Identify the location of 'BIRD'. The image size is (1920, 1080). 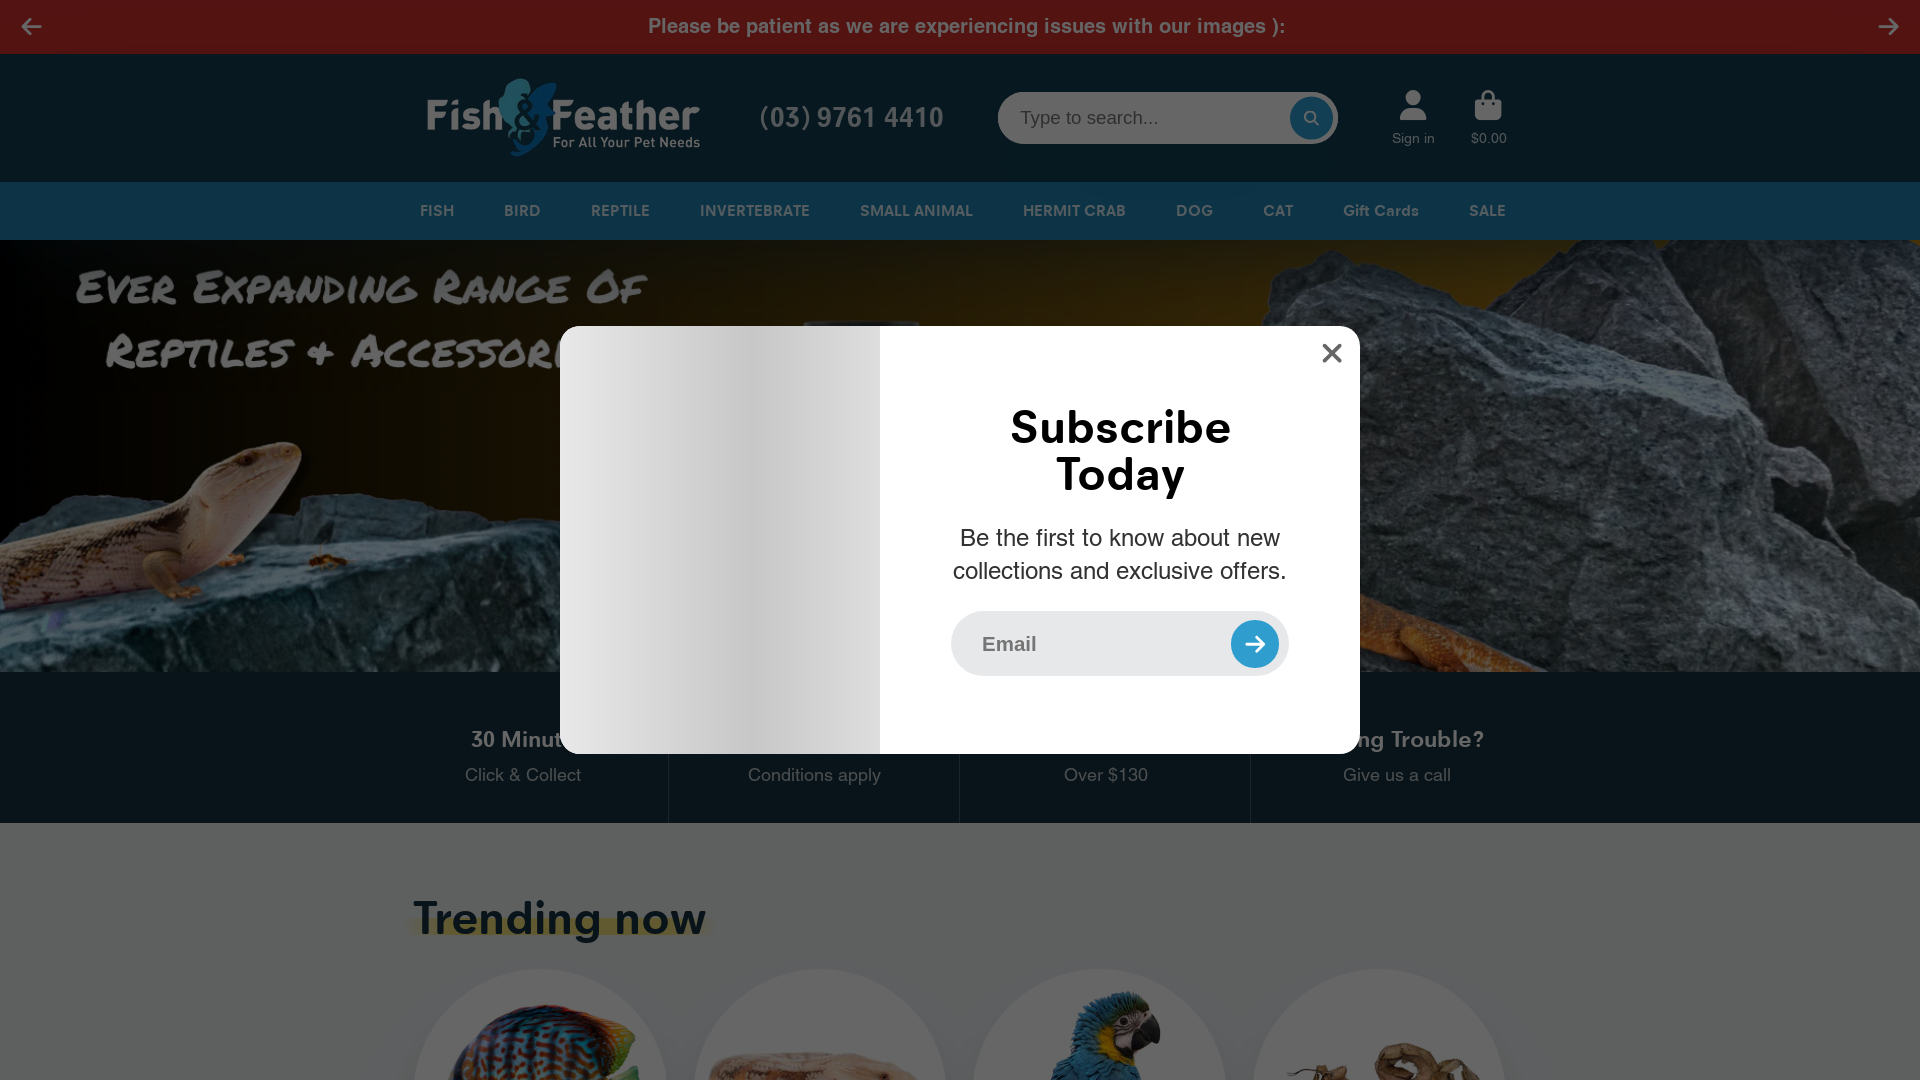
(519, 211).